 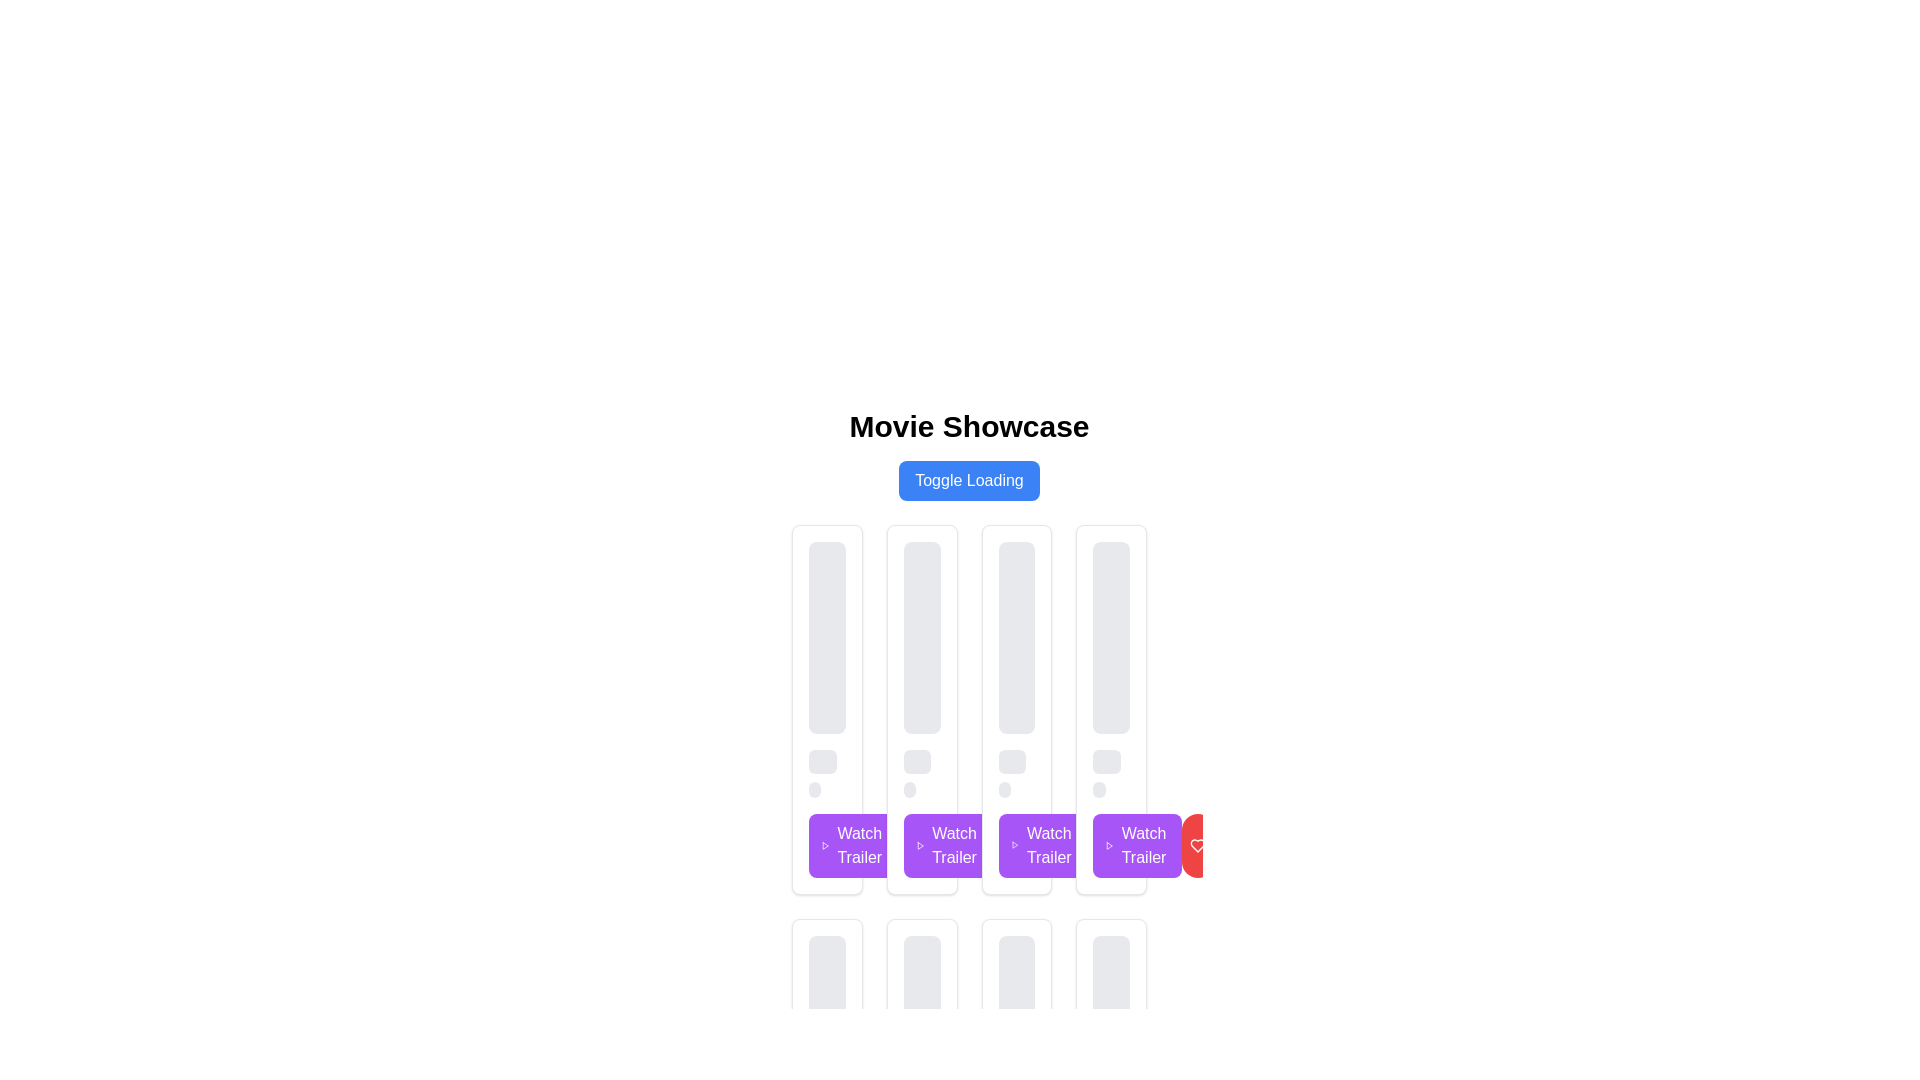 What do you see at coordinates (1016, 670) in the screenshot?
I see `the gray rectangular loading indicator with rounded corners located at the top of the third card in a row of movie-related information` at bounding box center [1016, 670].